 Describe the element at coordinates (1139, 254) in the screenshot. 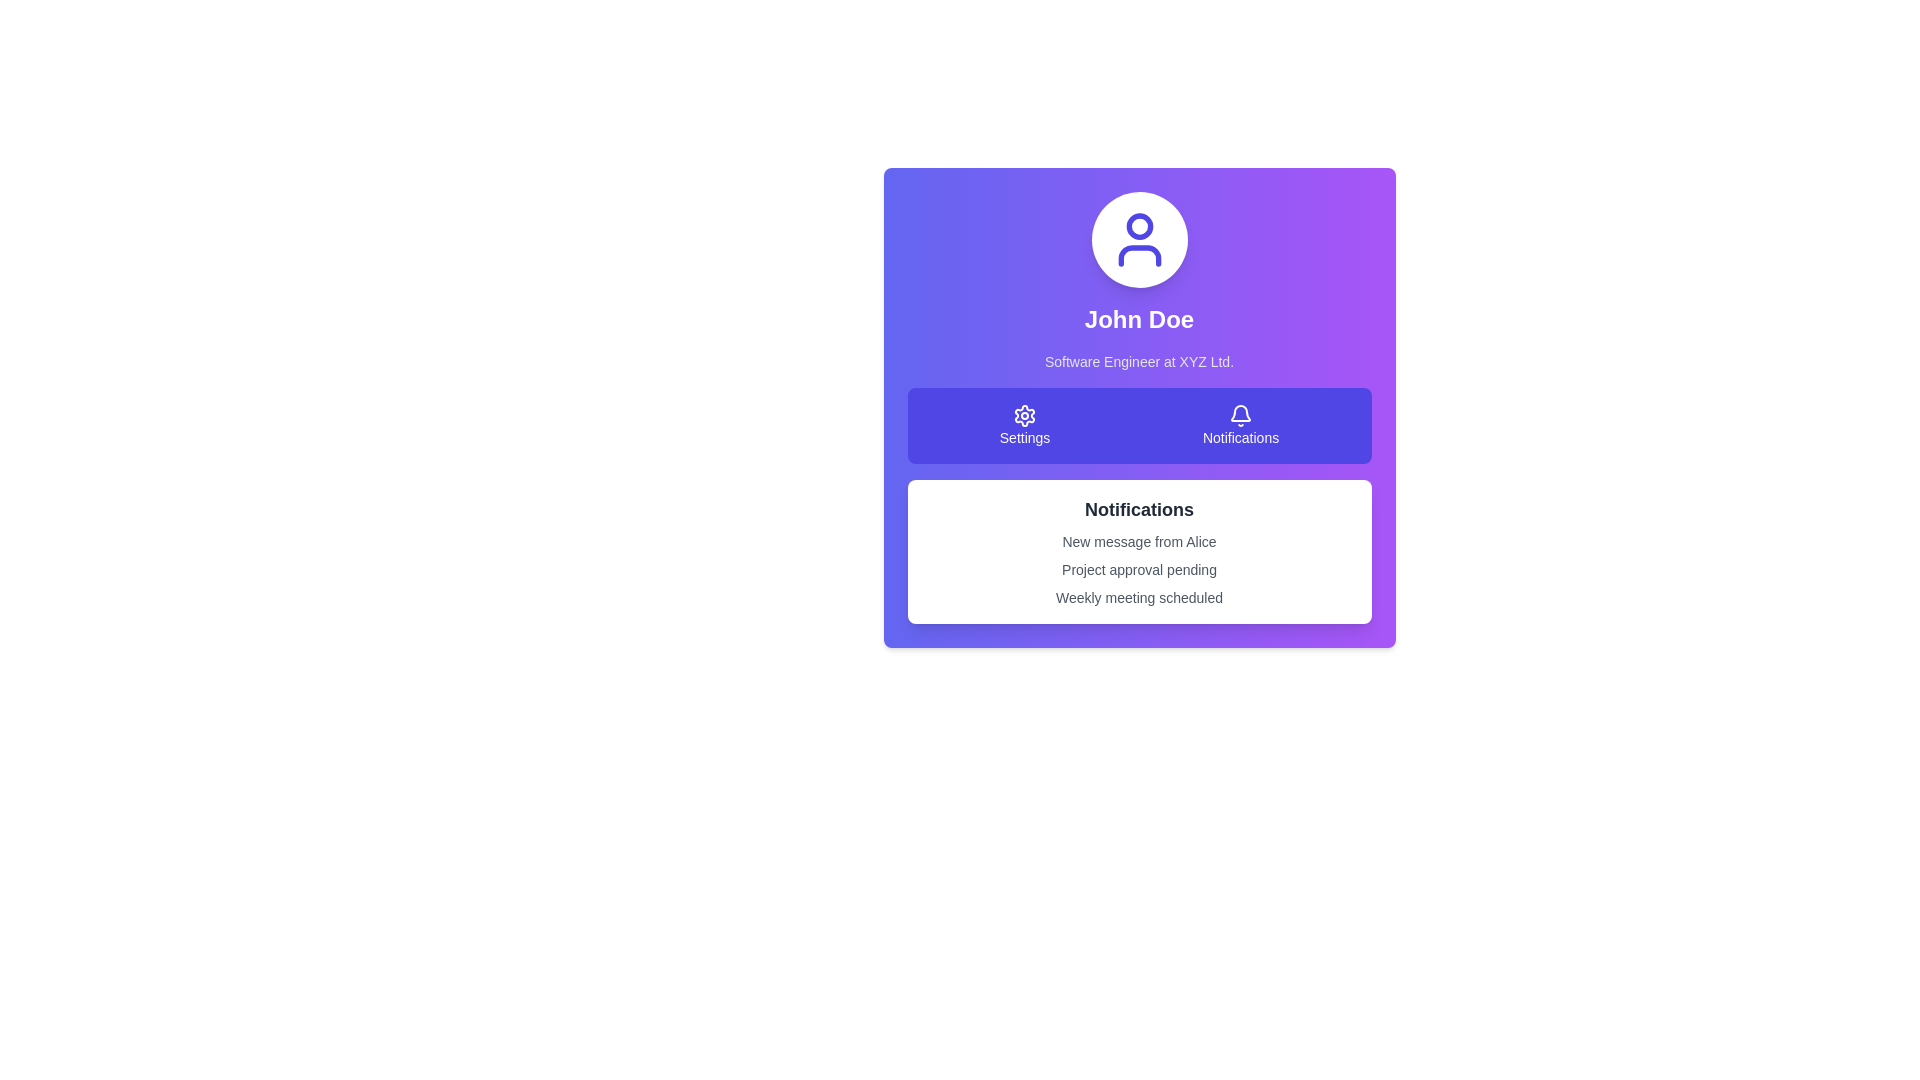

I see `the body portion of the user avatar icon, which is a graphical part located at the center-top of the card, below the smaller circle representing the head` at that location.